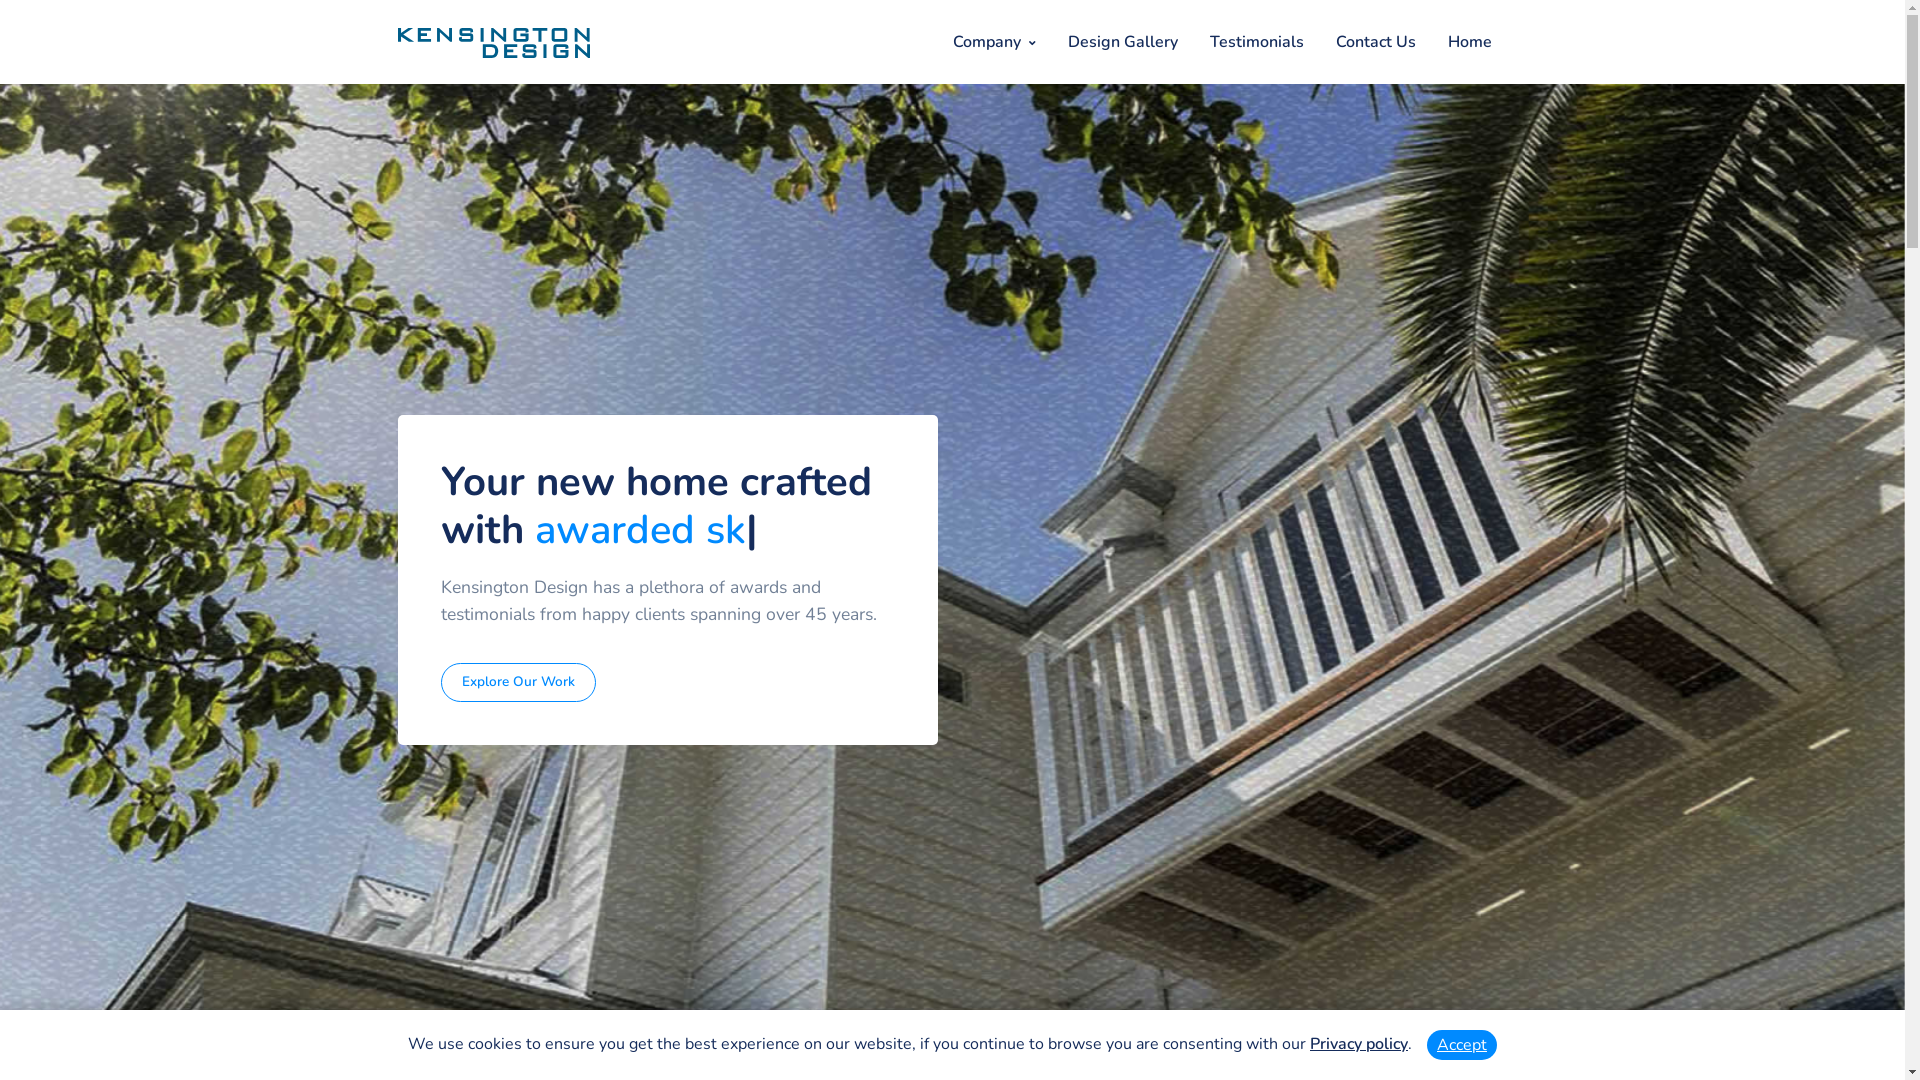 Image resolution: width=1920 pixels, height=1080 pixels. What do you see at coordinates (518, 681) in the screenshot?
I see `'Explore Our Work'` at bounding box center [518, 681].